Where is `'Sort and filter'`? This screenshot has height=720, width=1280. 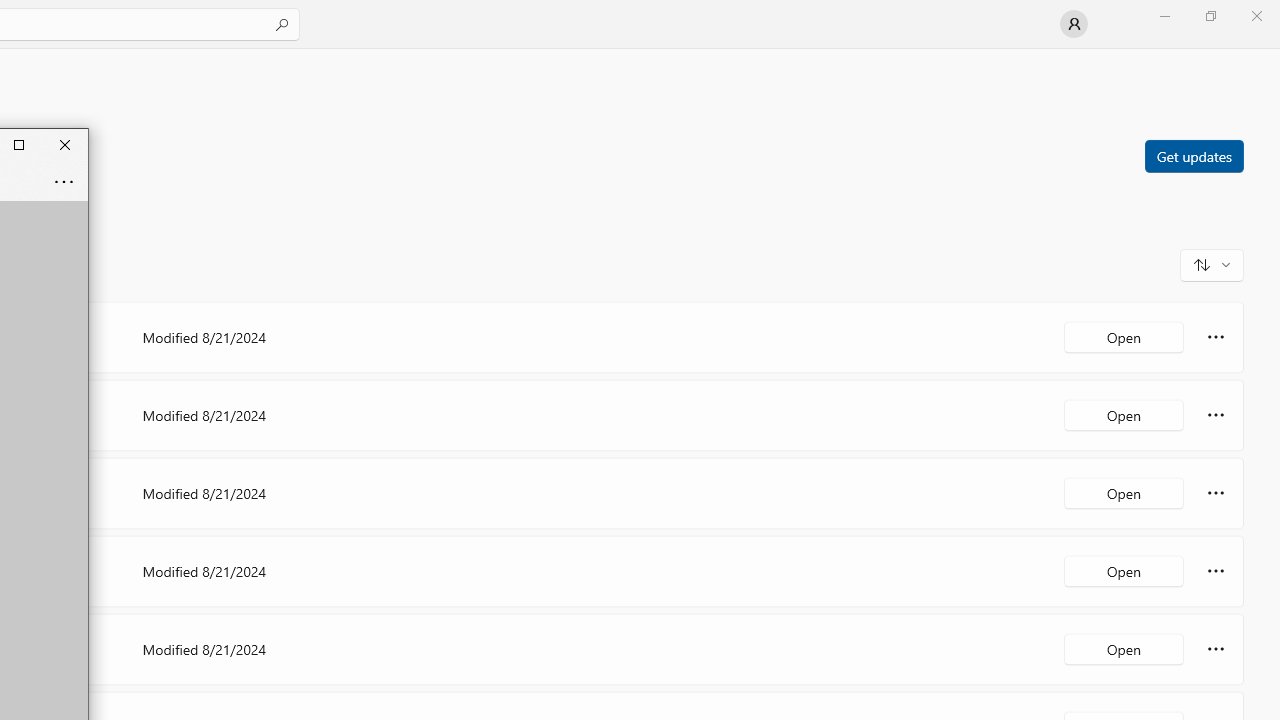 'Sort and filter' is located at coordinates (1211, 263).